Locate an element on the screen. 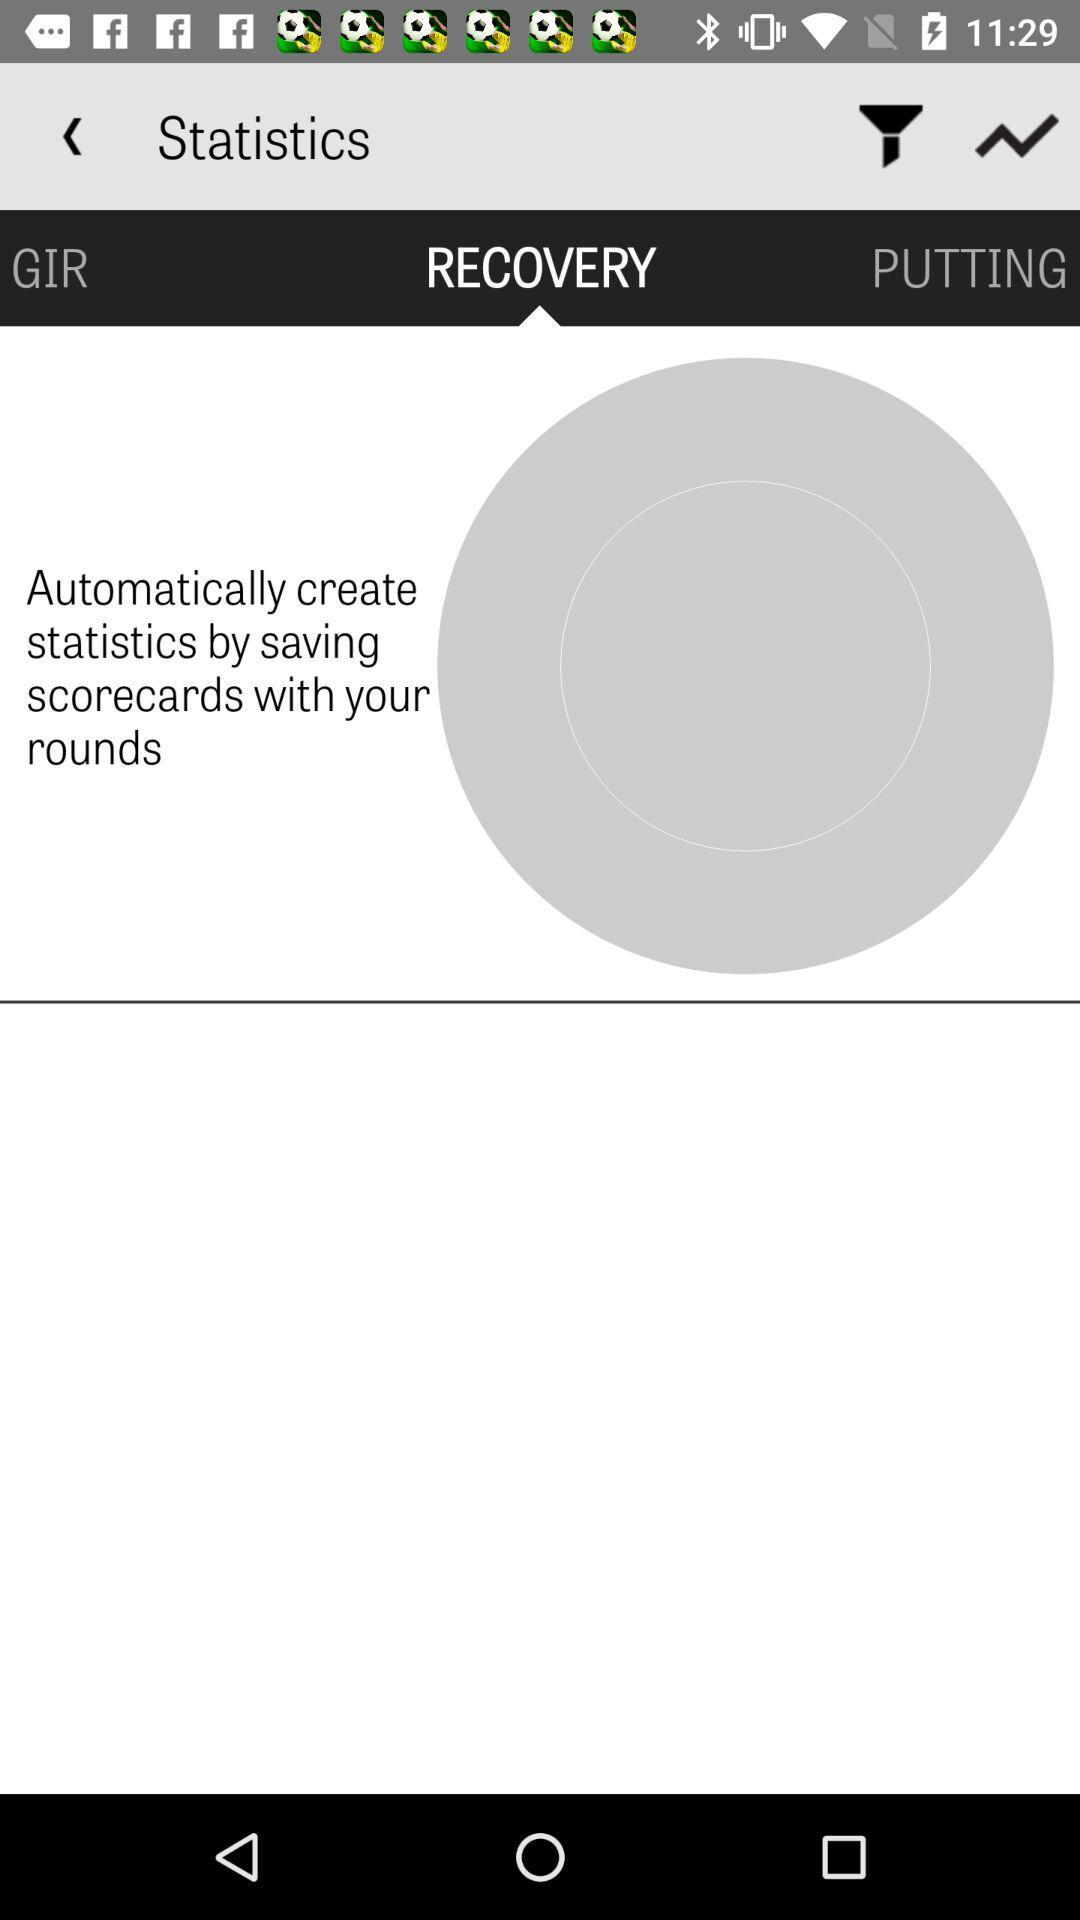 This screenshot has height=1920, width=1080. icon next to the statistics item is located at coordinates (890, 135).